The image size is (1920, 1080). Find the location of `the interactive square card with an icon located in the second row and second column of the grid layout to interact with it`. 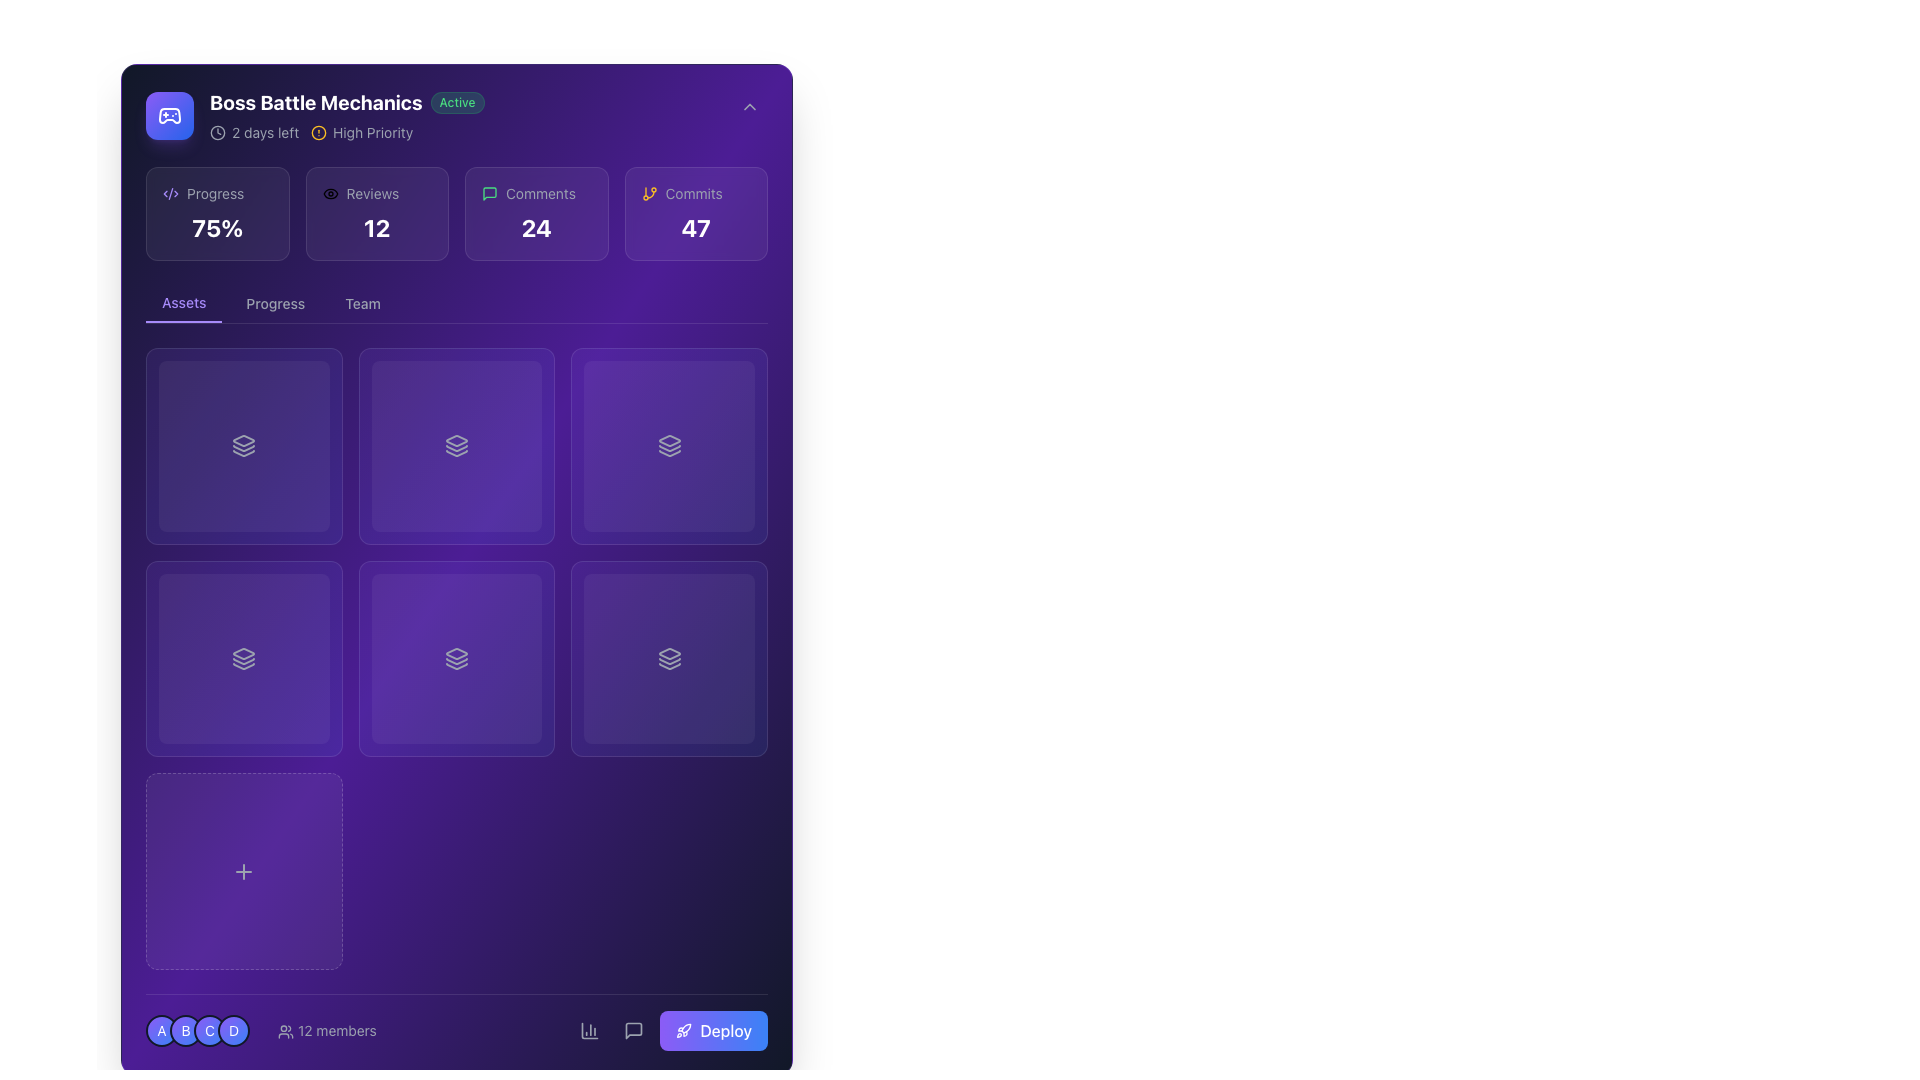

the interactive square card with an icon located in the second row and second column of the grid layout to interact with it is located at coordinates (455, 659).